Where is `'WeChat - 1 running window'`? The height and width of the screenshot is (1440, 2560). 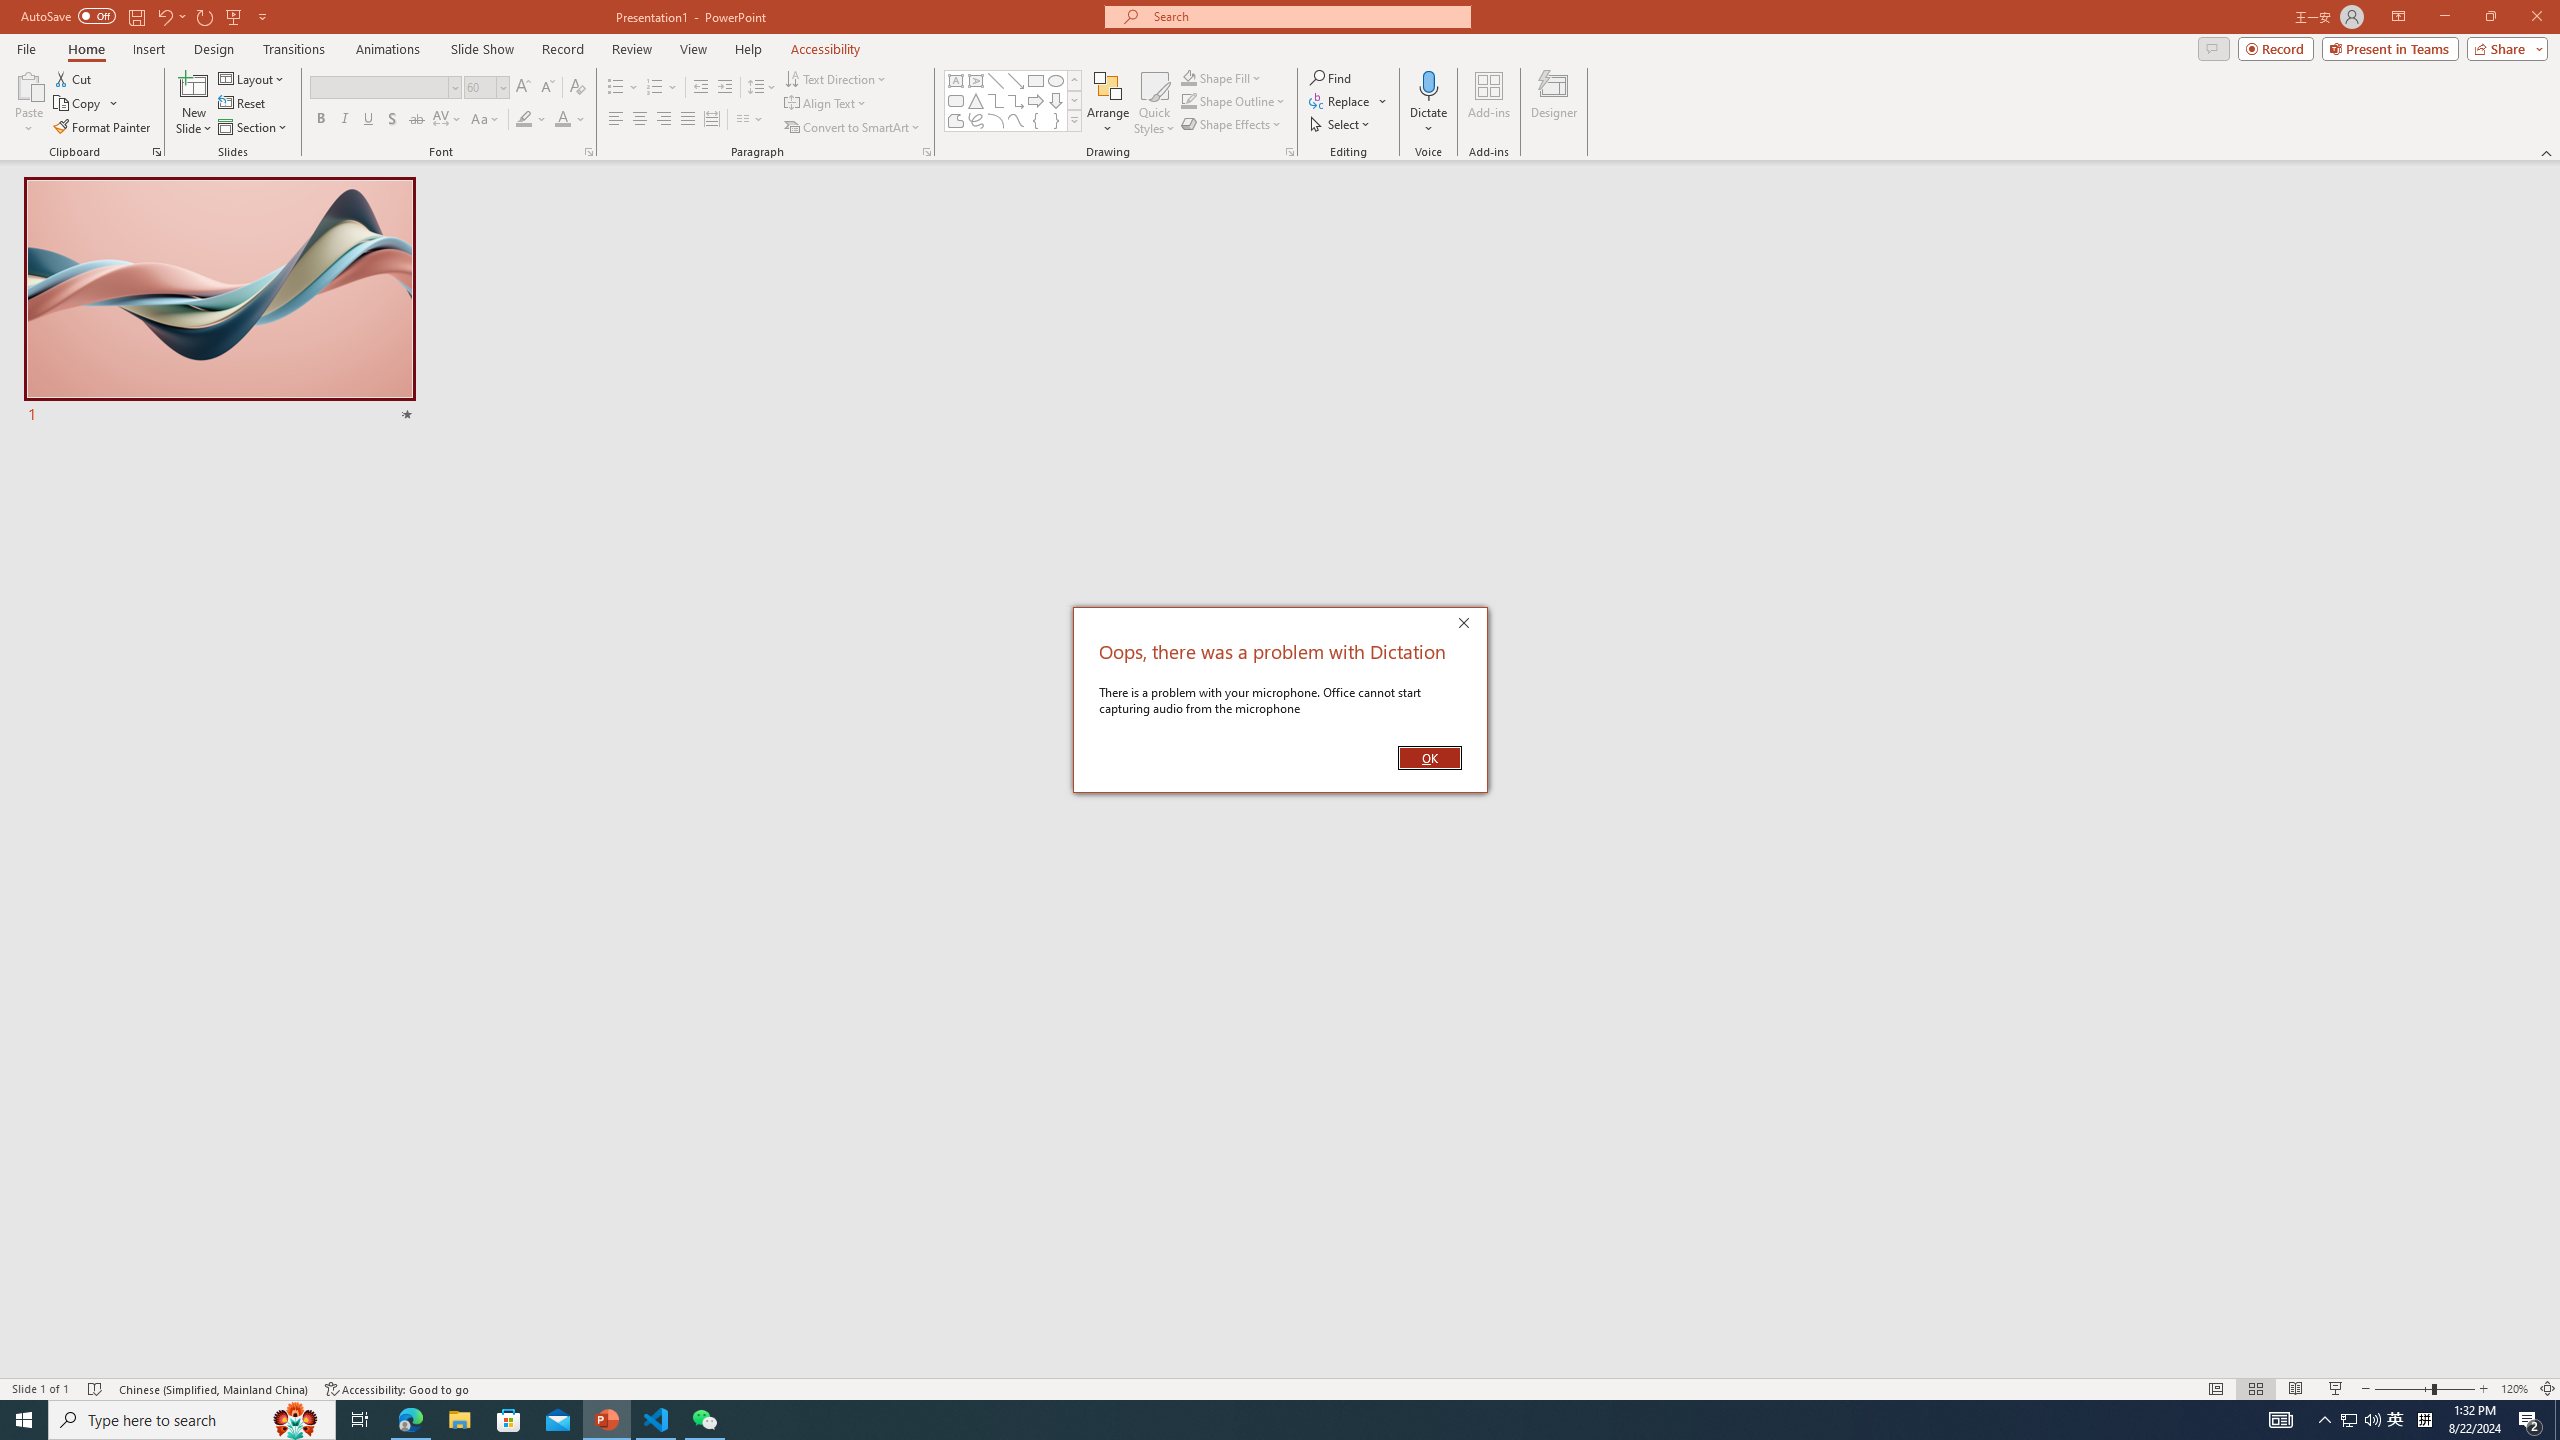
'WeChat - 1 running window' is located at coordinates (705, 1418).